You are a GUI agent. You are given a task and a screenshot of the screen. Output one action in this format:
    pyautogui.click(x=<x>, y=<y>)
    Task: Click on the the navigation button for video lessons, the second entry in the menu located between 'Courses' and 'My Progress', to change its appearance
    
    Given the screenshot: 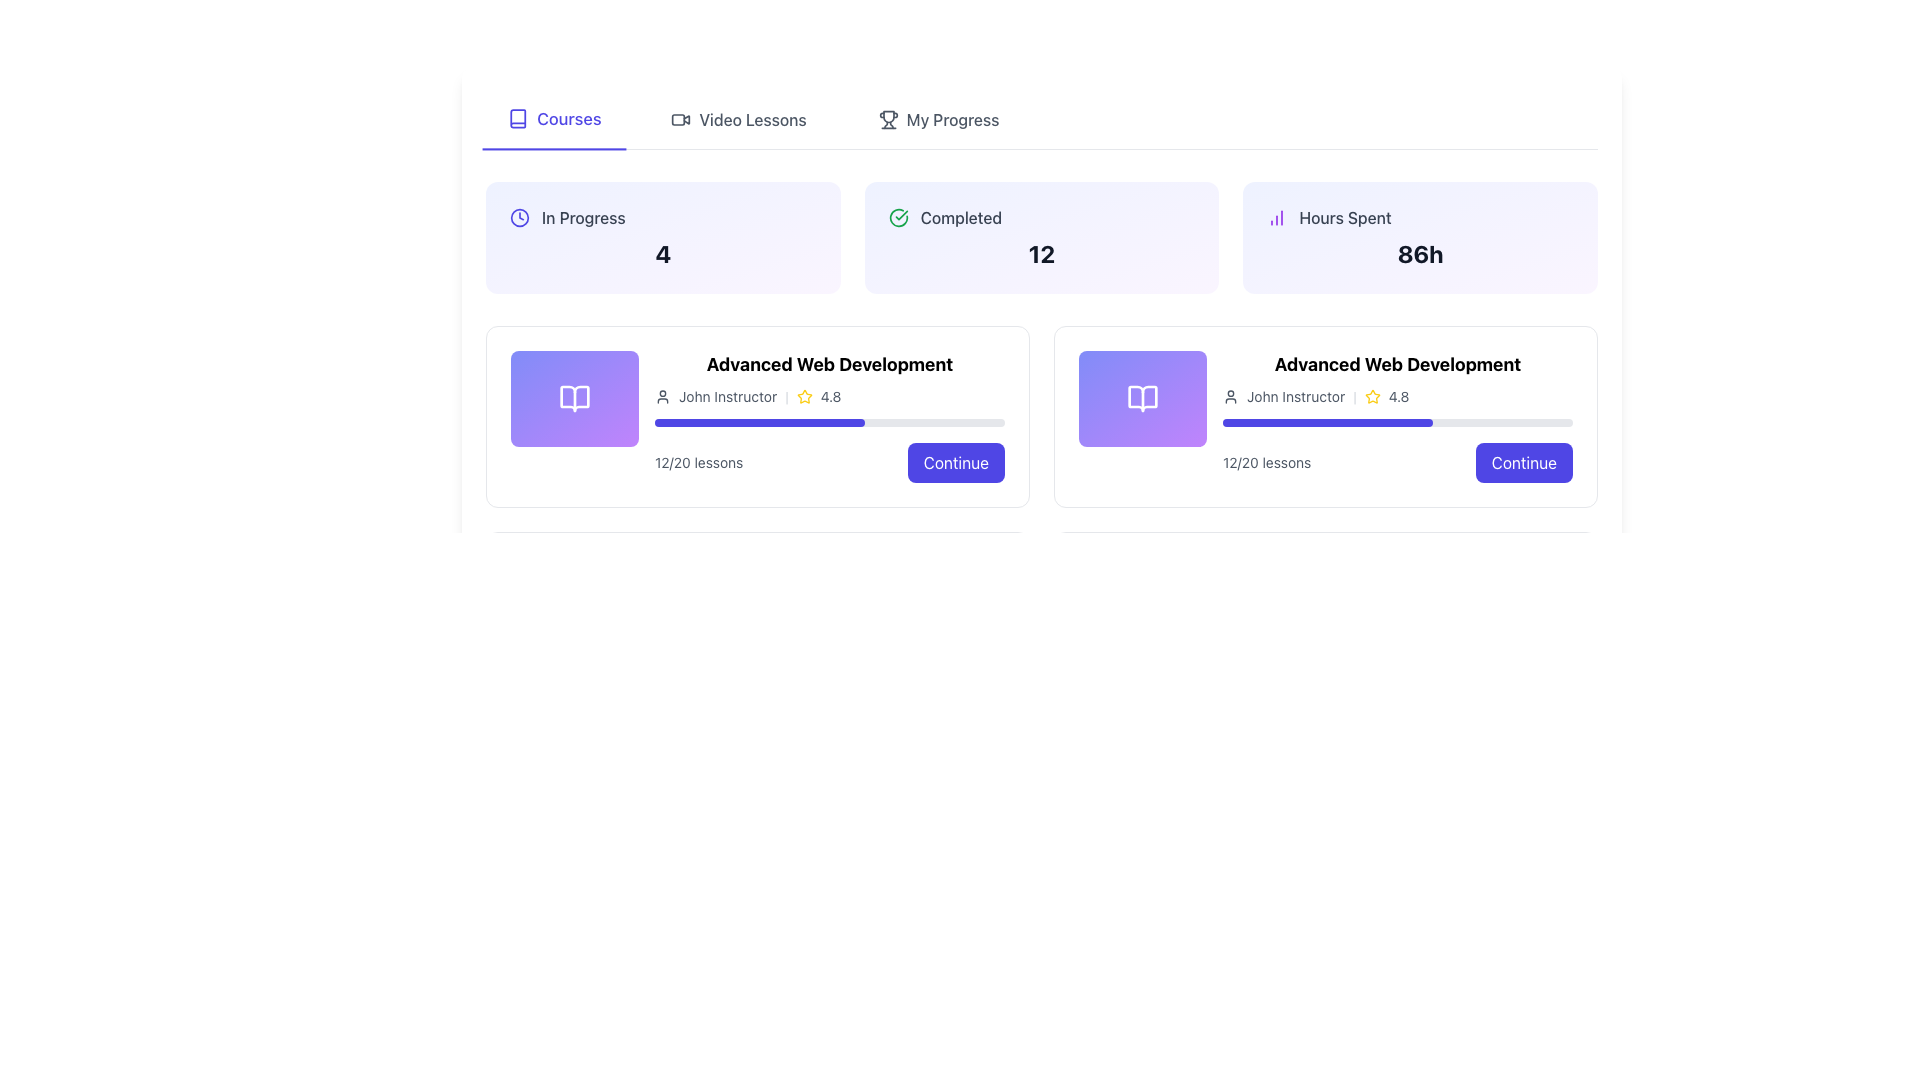 What is the action you would take?
    pyautogui.click(x=738, y=119)
    